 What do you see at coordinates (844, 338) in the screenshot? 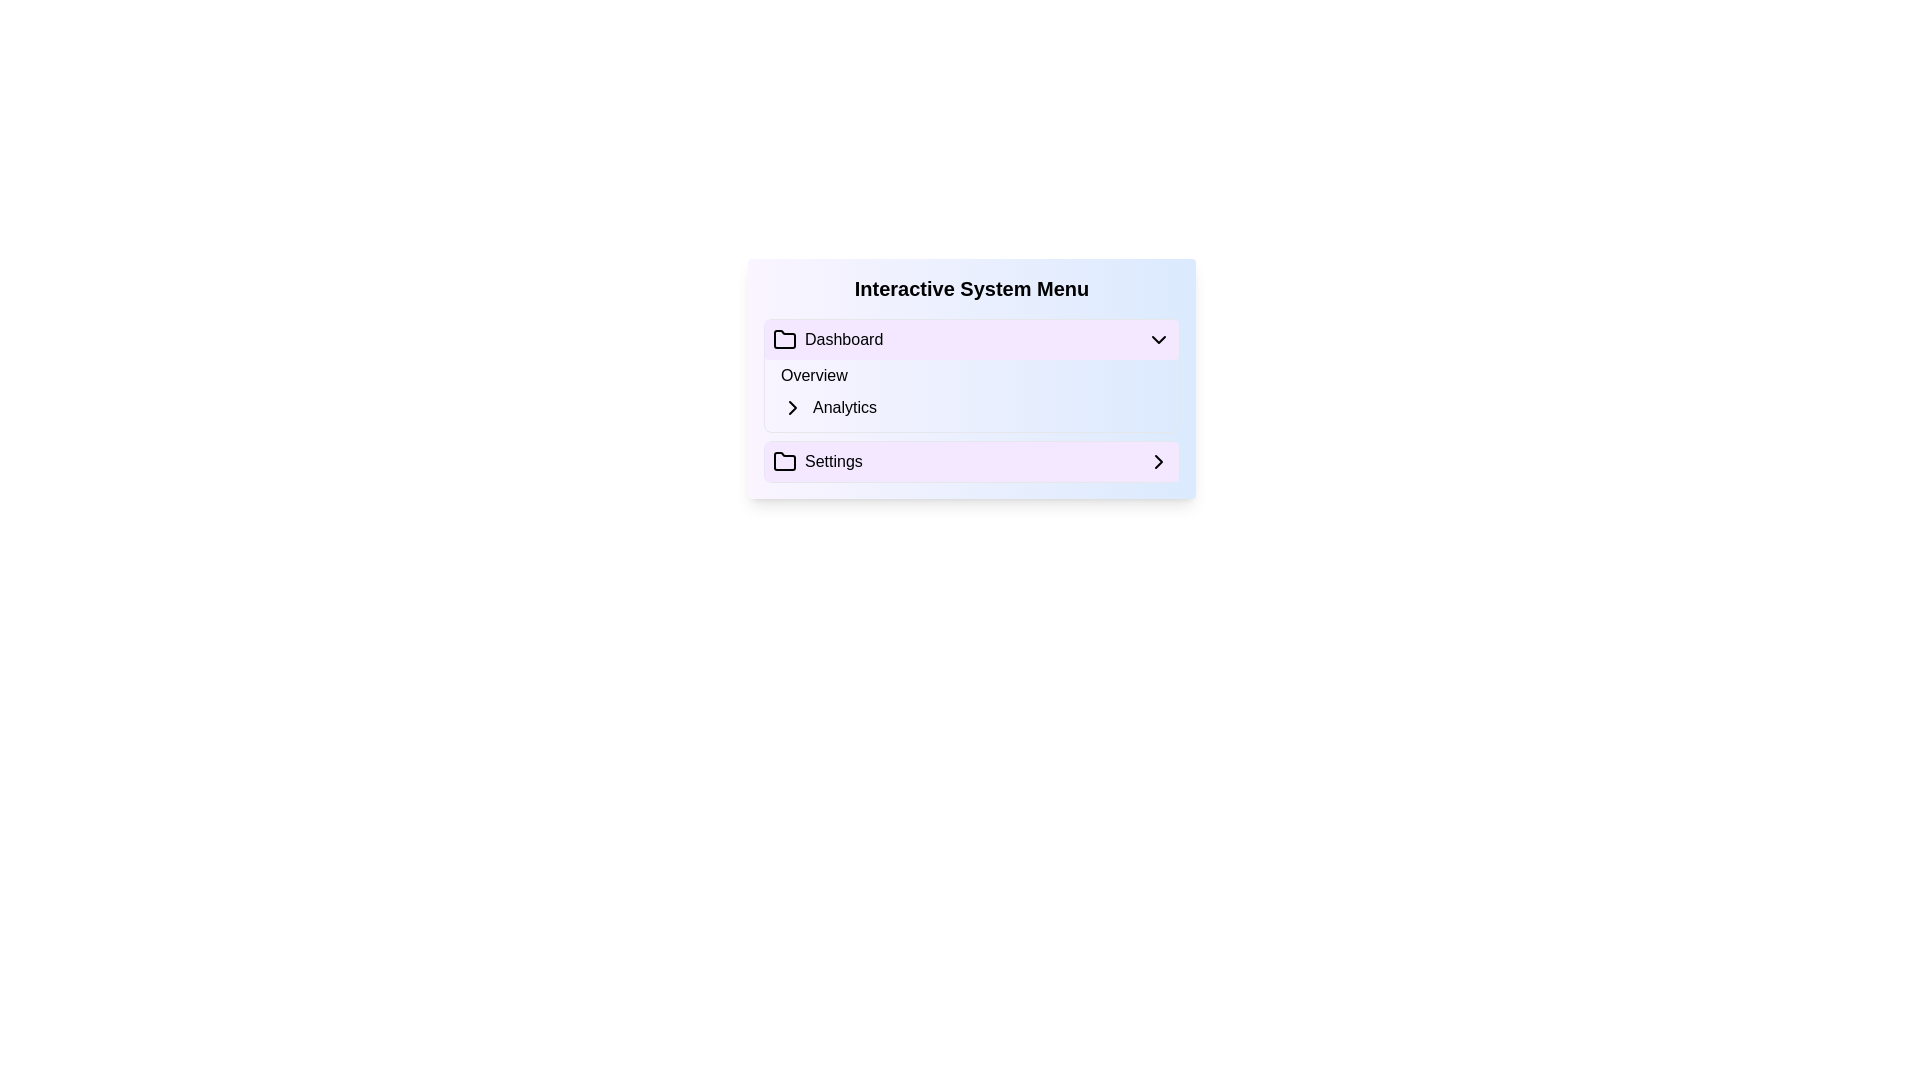
I see `the 'Dashboard' text label in the Interactive System Menu, which is located to the right of the folder icon` at bounding box center [844, 338].